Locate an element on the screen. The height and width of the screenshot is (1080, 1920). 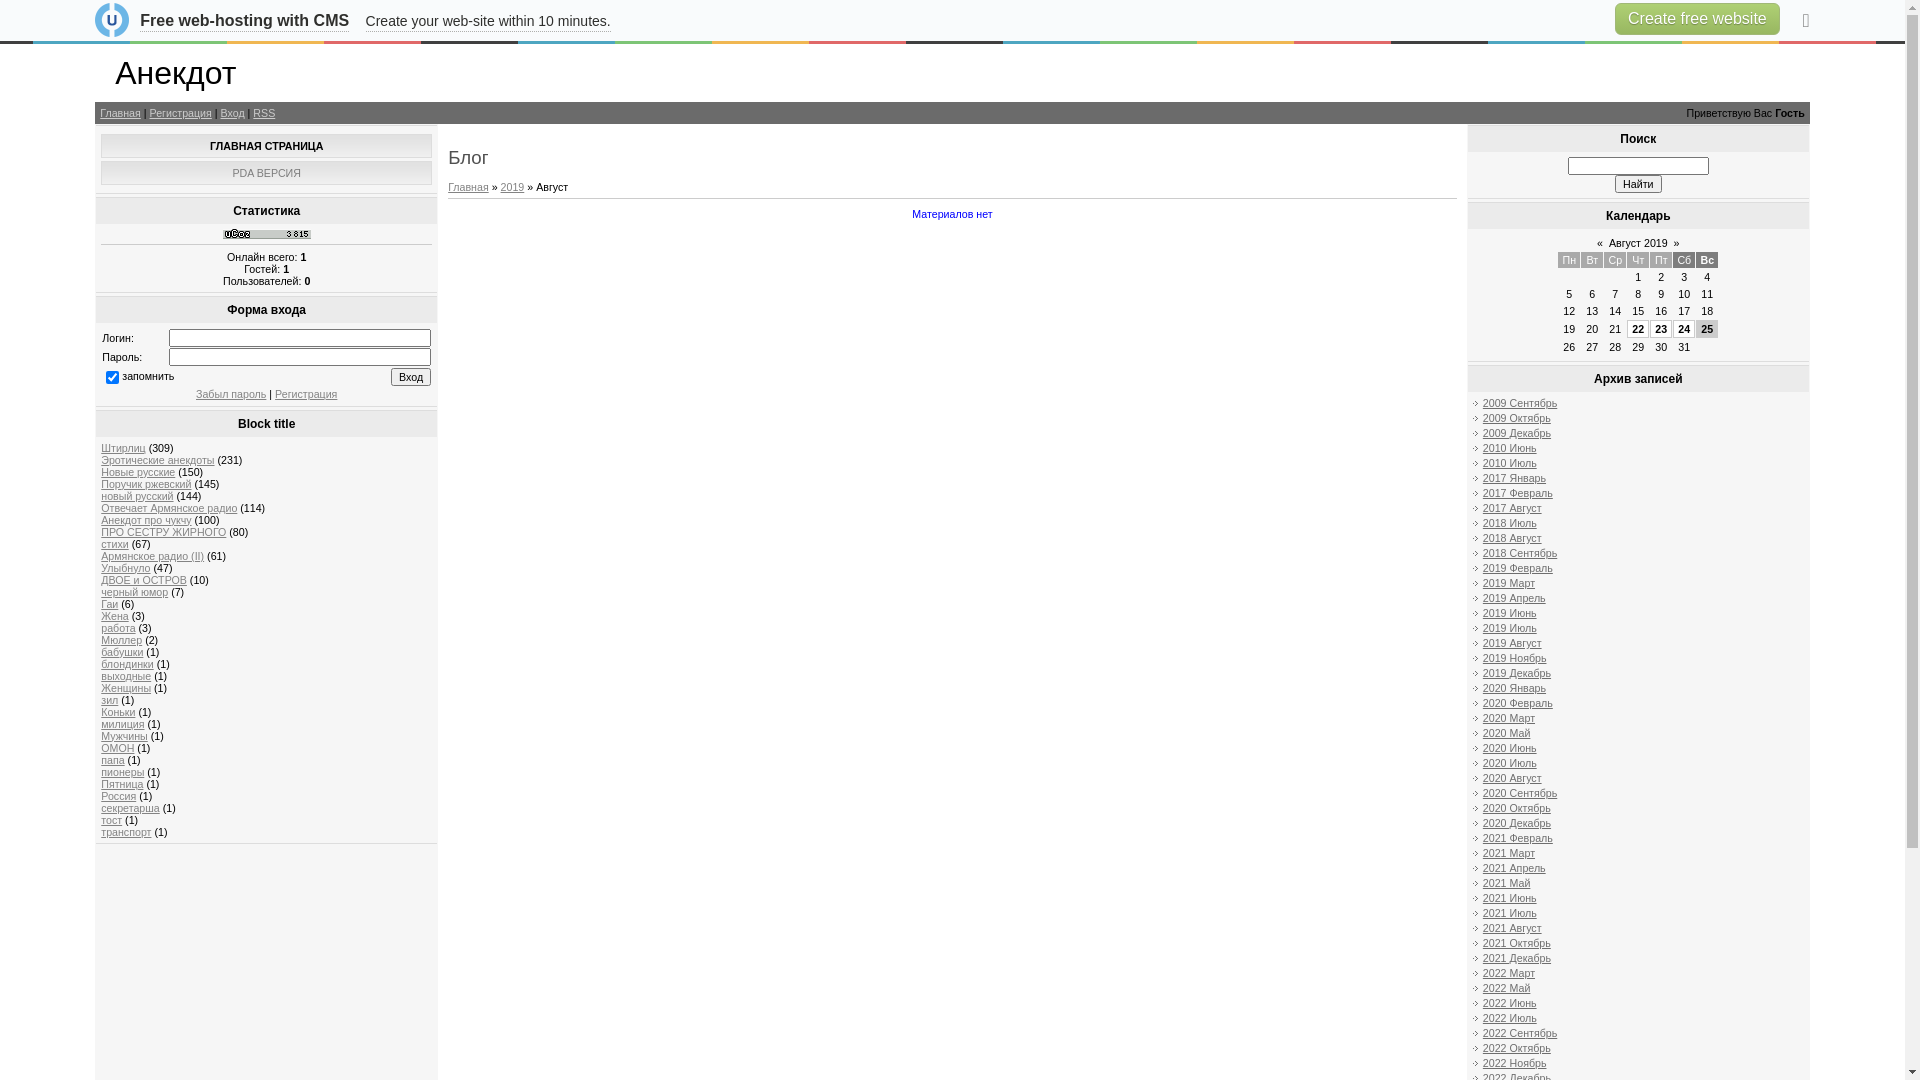
'2019' is located at coordinates (513, 186).